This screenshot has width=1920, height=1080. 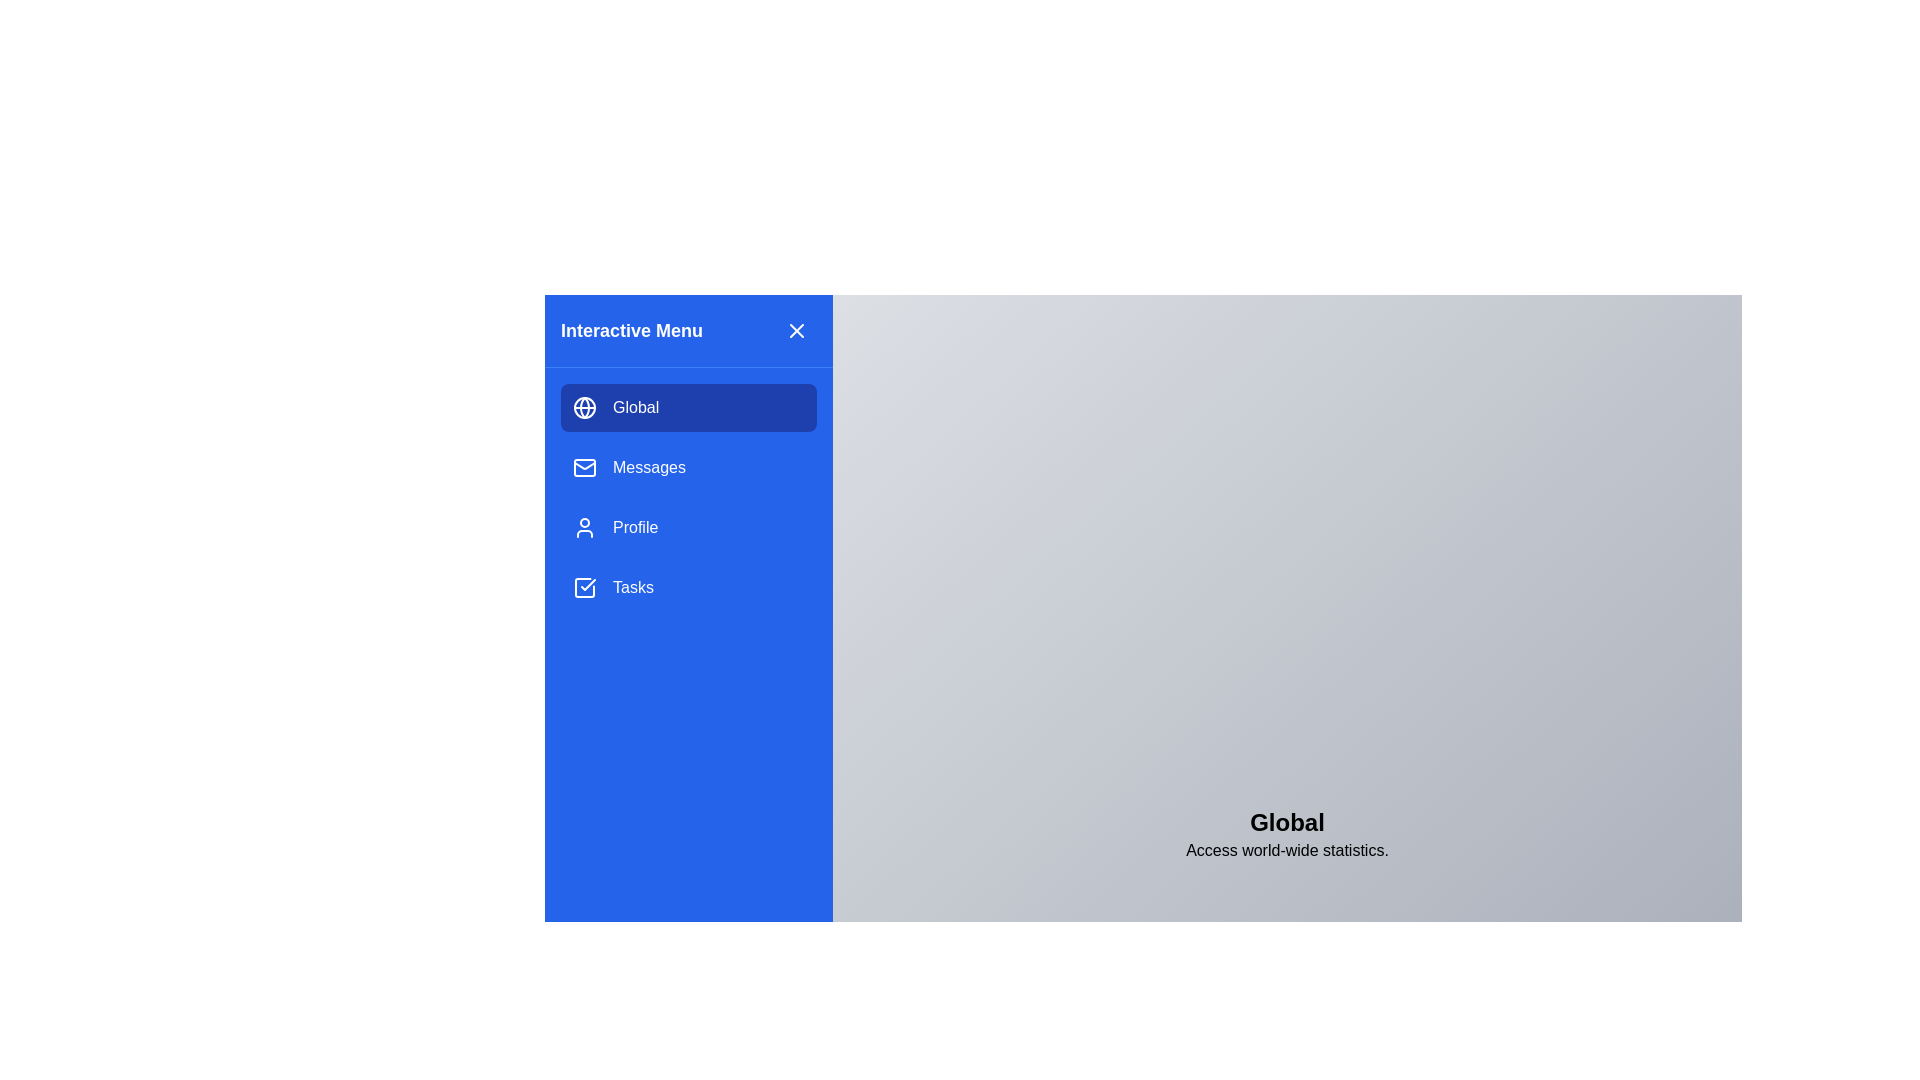 What do you see at coordinates (795, 330) in the screenshot?
I see `the close icon represented by an 'X' shape located in the top-right corner of the blue sidebar, near the label 'Interactive Menu'` at bounding box center [795, 330].